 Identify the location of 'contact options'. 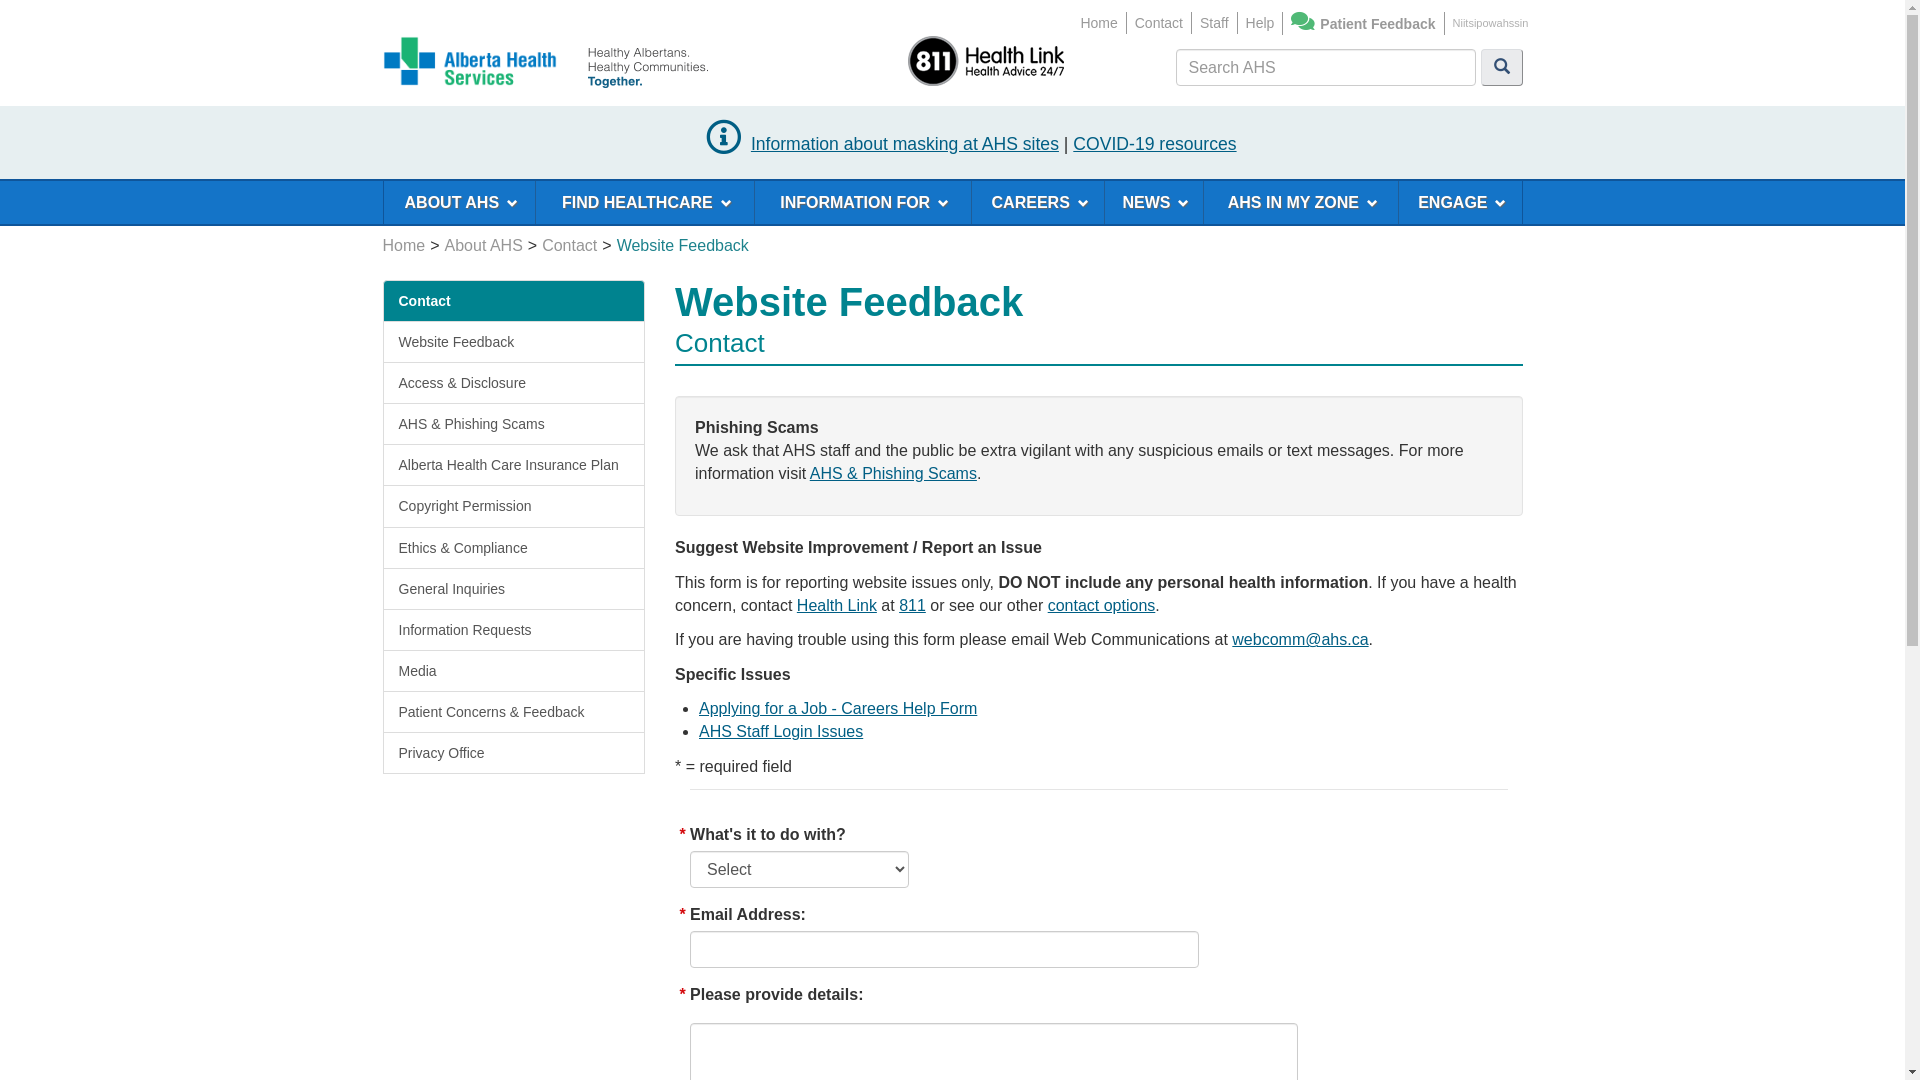
(1101, 604).